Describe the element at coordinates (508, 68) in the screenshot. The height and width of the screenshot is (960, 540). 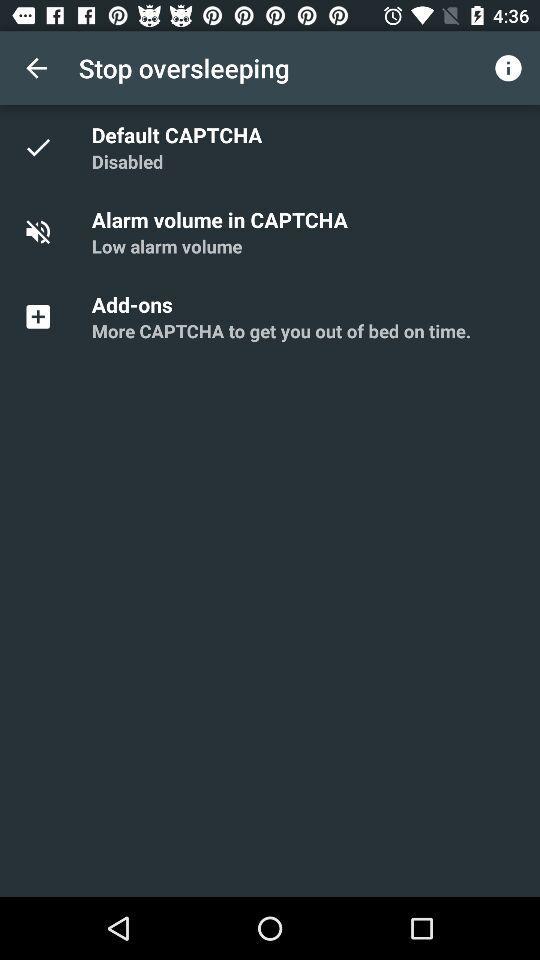
I see `the icon next to stop oversleeping item` at that location.